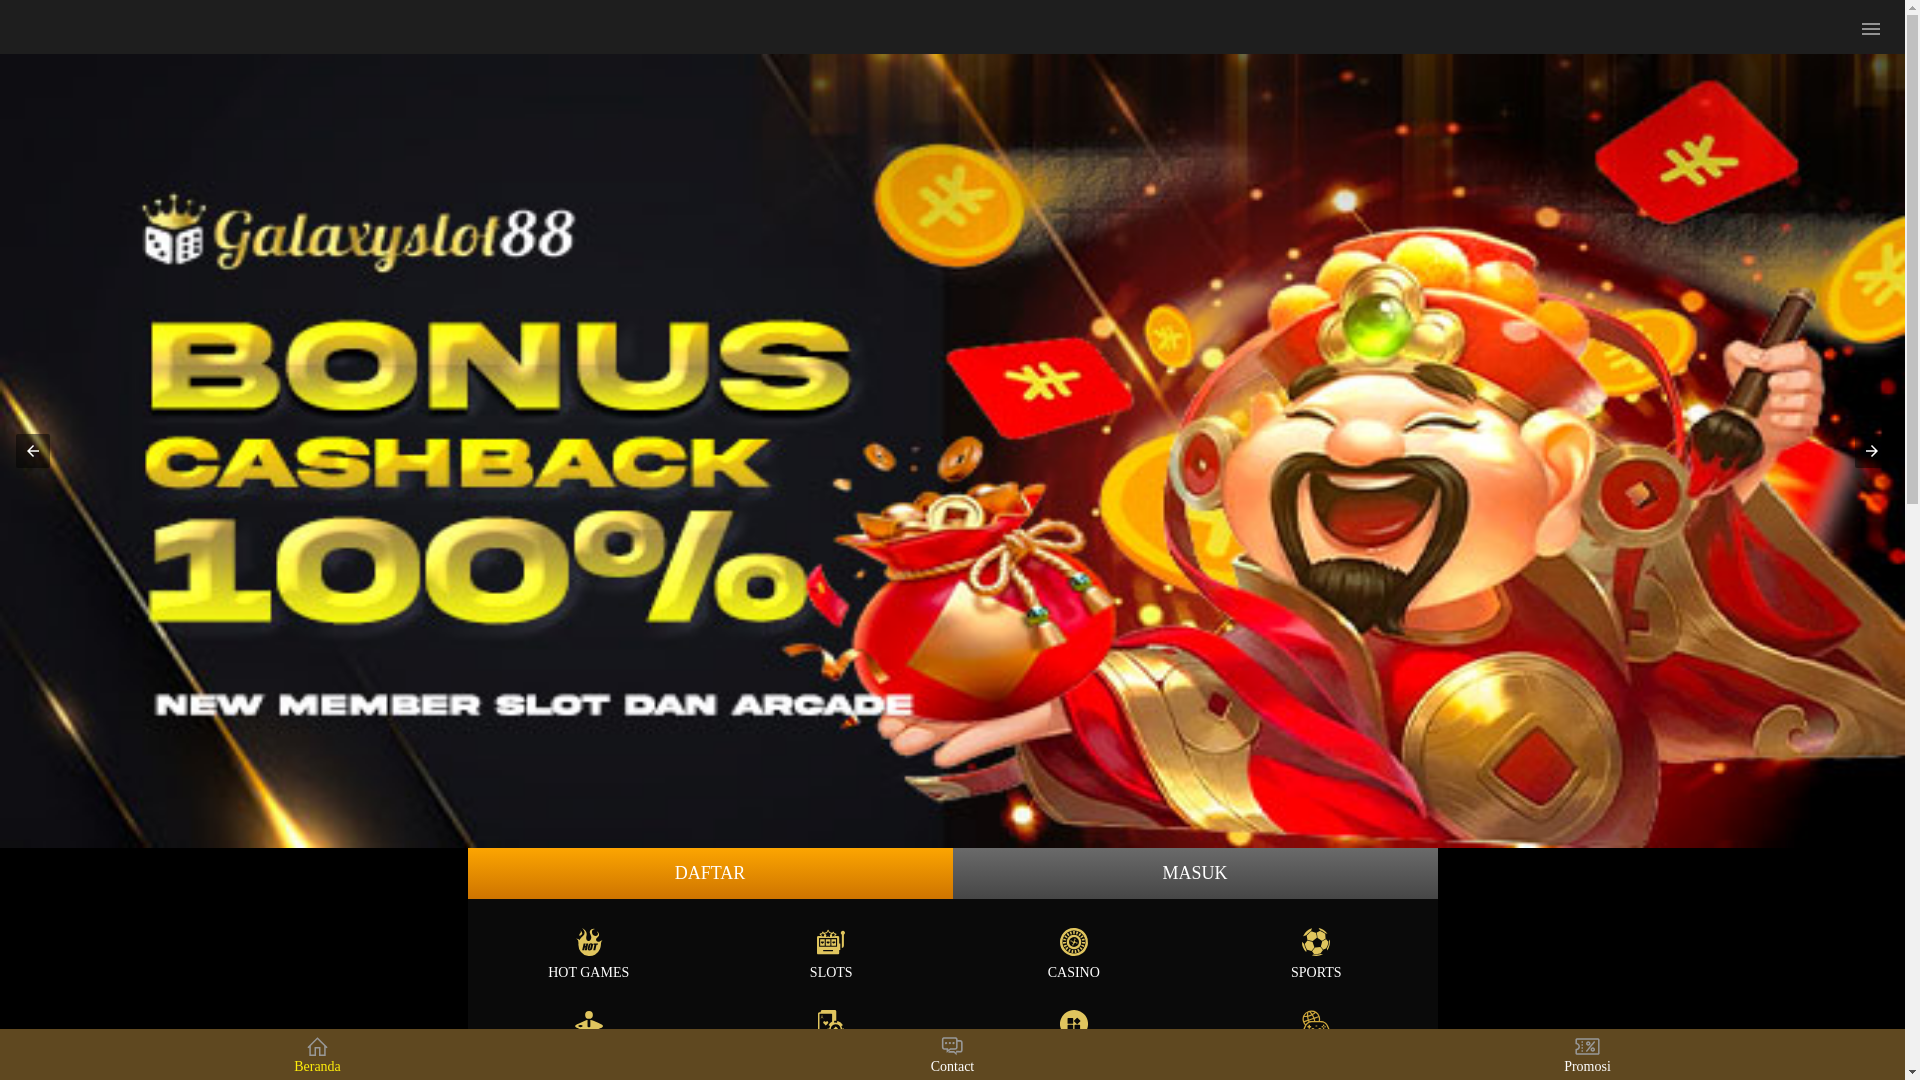 The width and height of the screenshot is (1920, 1080). What do you see at coordinates (951, 1053) in the screenshot?
I see `'Contact'` at bounding box center [951, 1053].